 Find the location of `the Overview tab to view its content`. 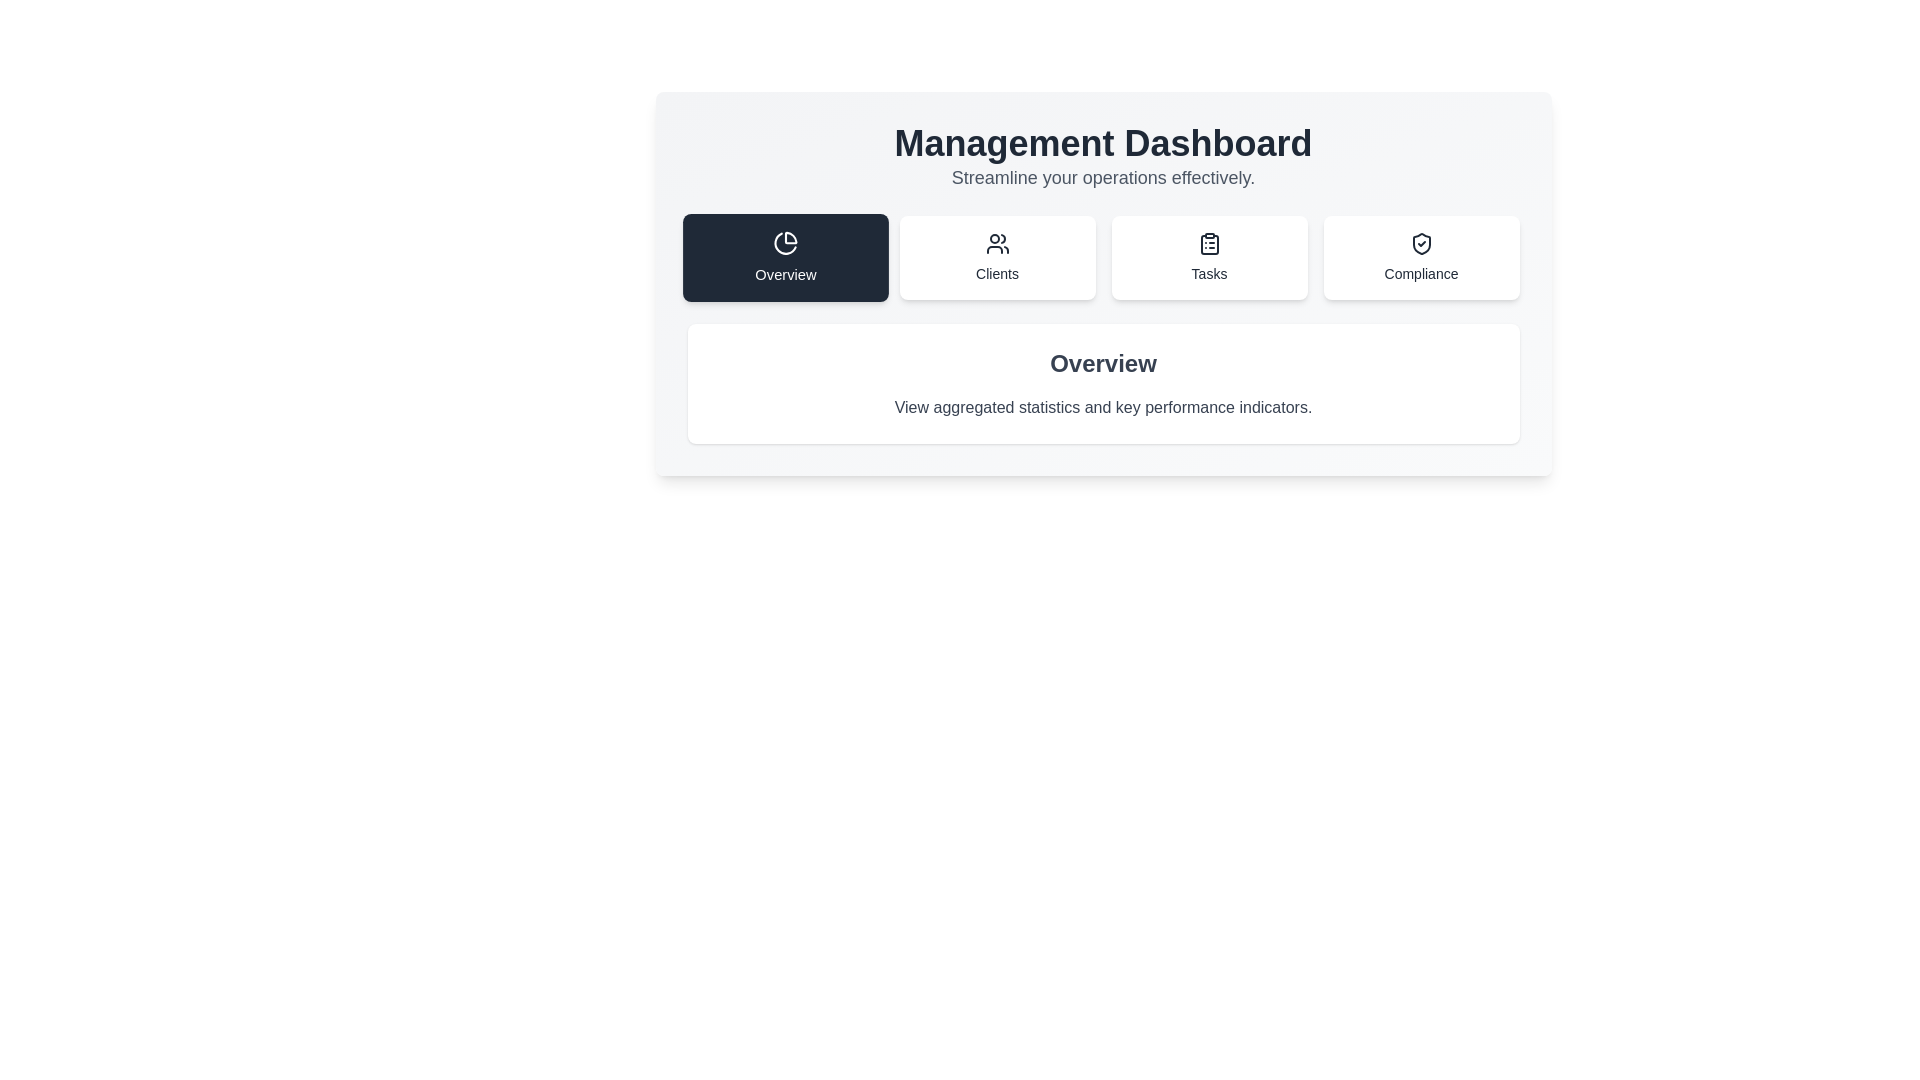

the Overview tab to view its content is located at coordinates (784, 257).